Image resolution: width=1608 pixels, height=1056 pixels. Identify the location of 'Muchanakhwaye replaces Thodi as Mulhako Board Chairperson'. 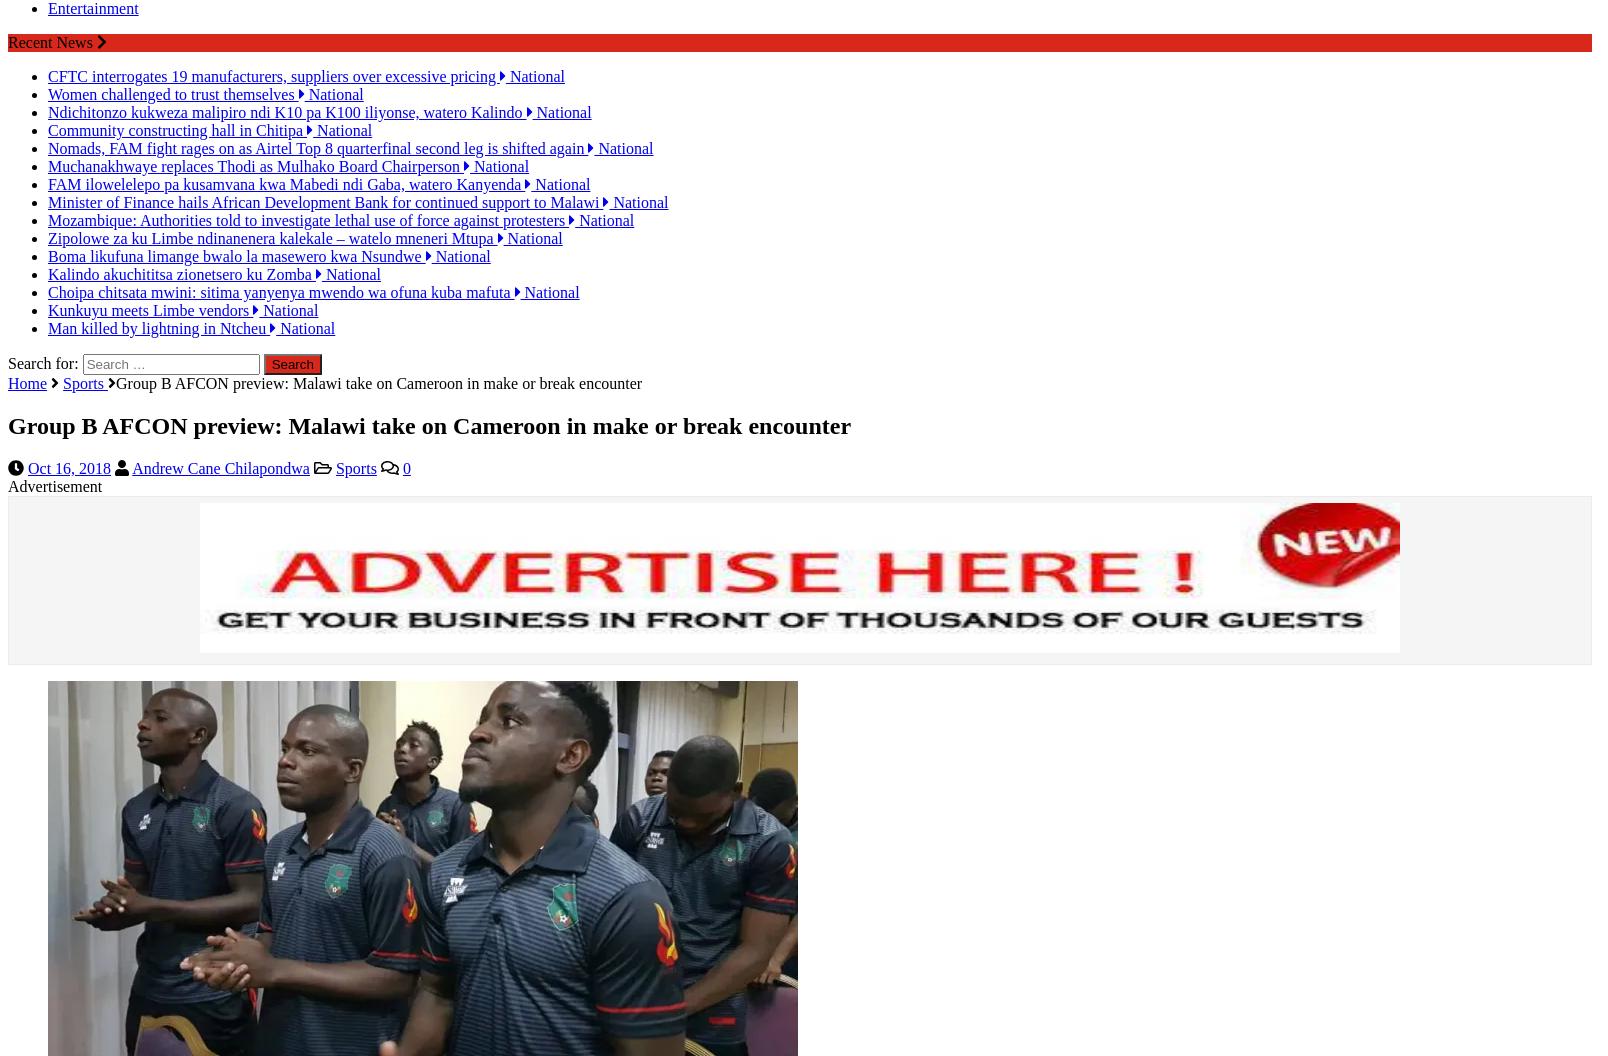
(255, 148).